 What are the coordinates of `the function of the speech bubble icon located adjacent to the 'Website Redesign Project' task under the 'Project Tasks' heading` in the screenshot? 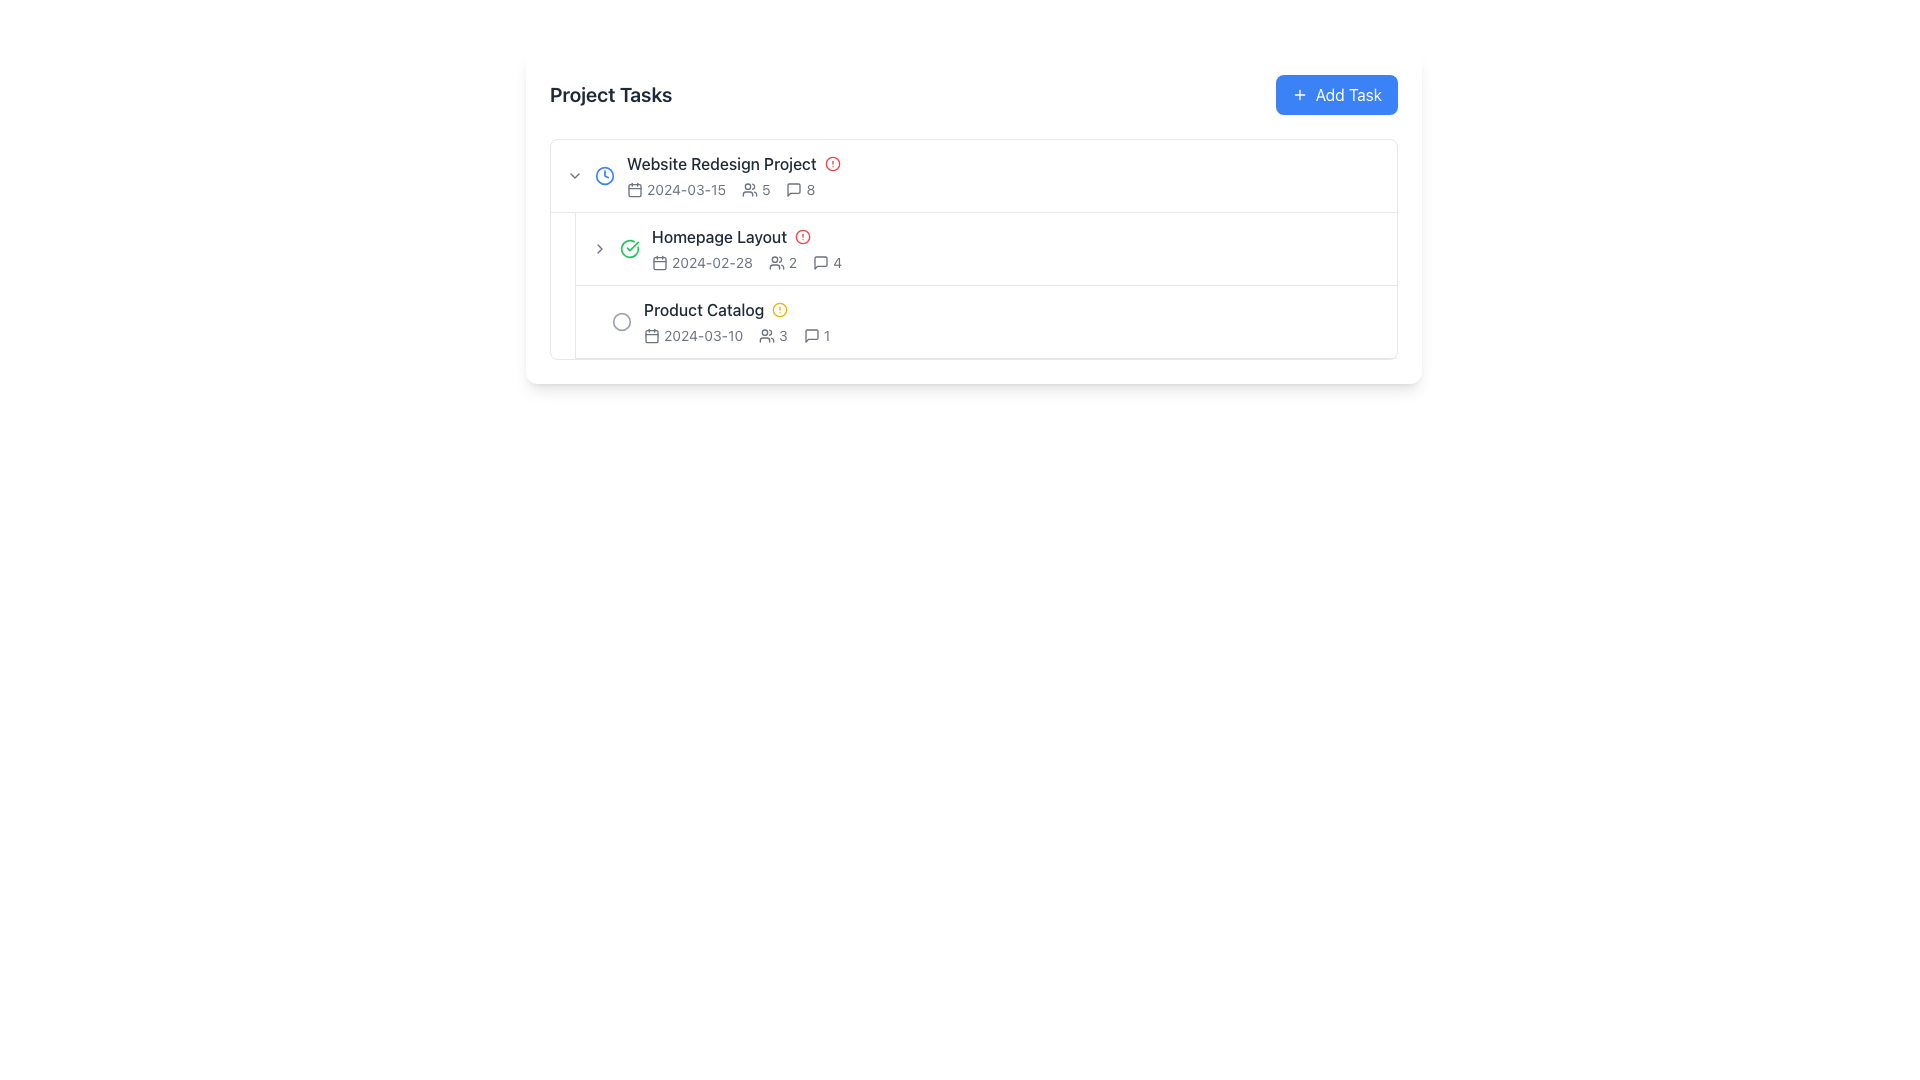 It's located at (793, 189).